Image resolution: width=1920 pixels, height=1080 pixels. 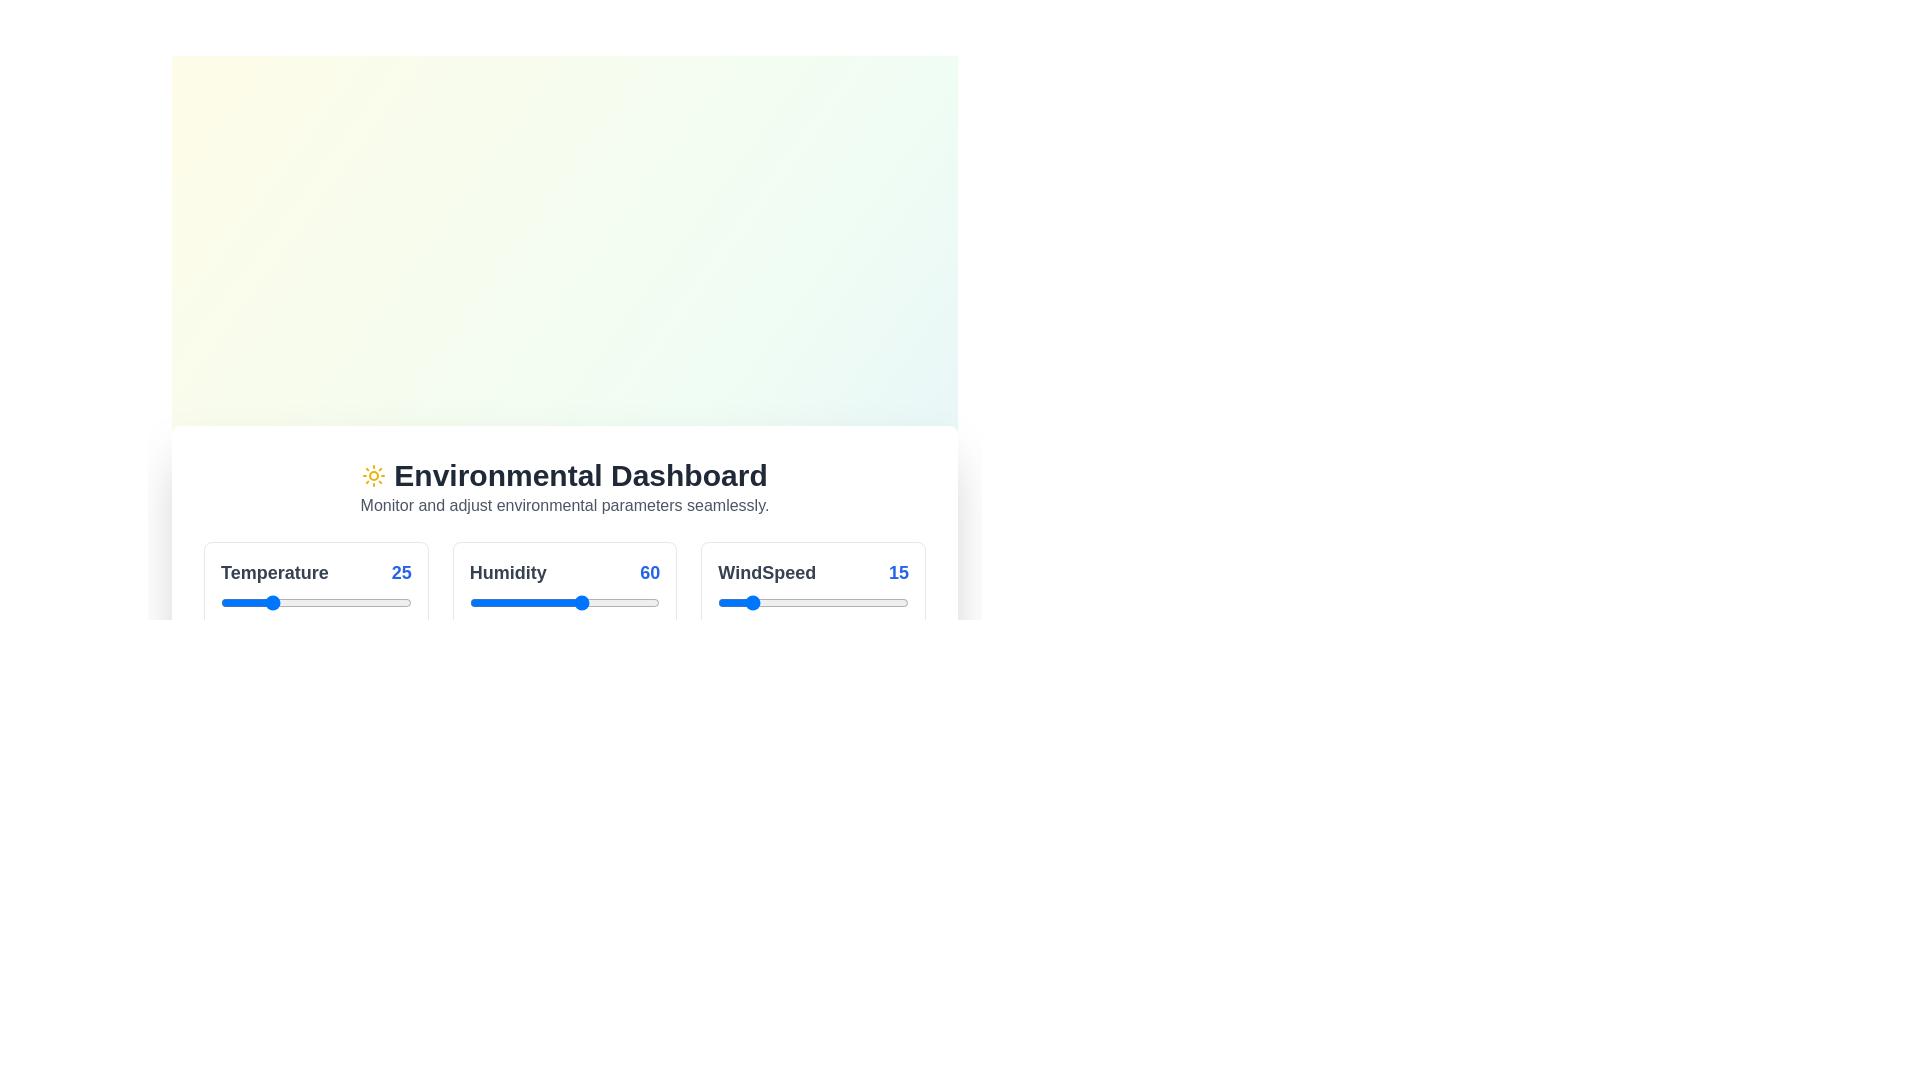 What do you see at coordinates (484, 601) in the screenshot?
I see `the Humidity slider` at bounding box center [484, 601].